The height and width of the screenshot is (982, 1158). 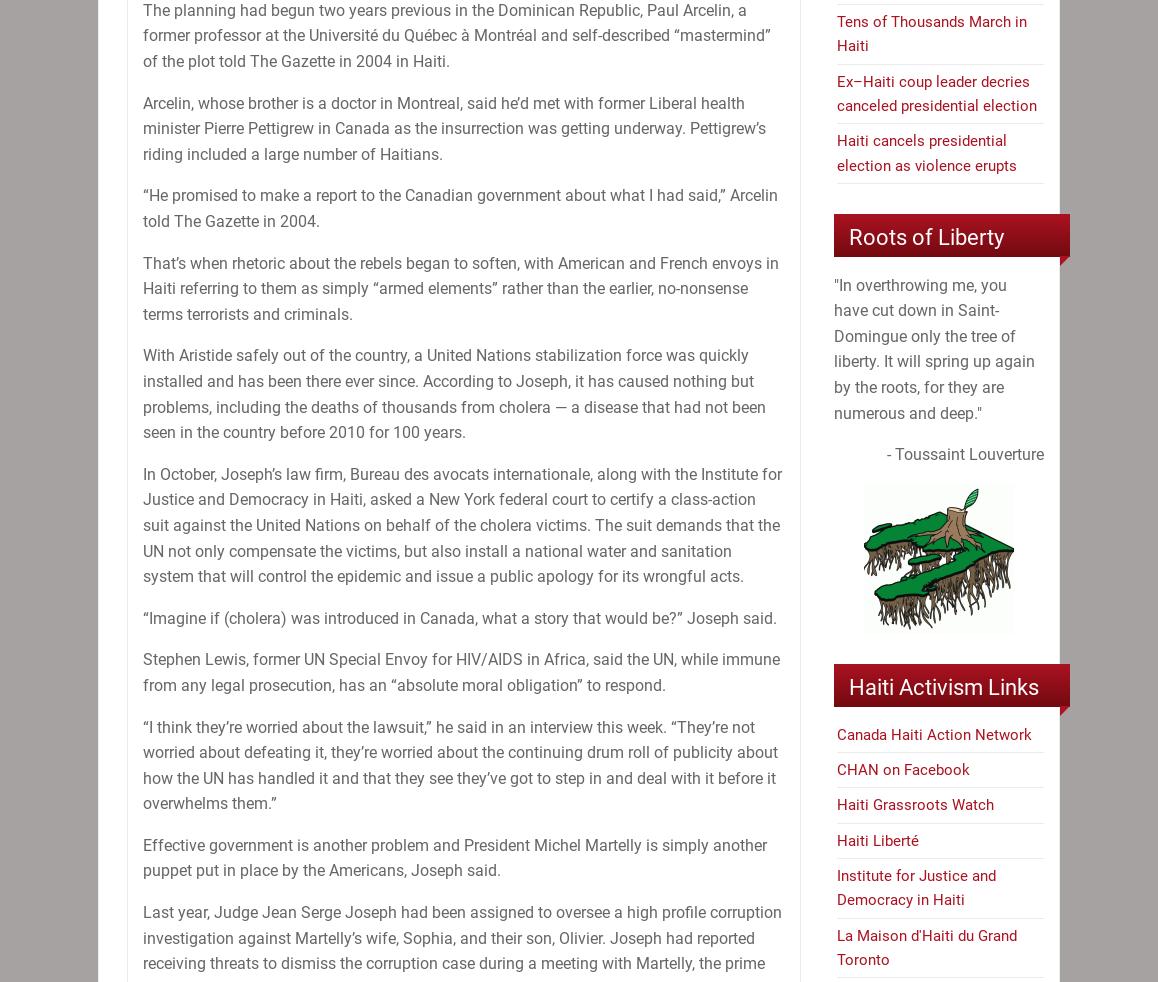 What do you see at coordinates (460, 288) in the screenshot?
I see `'That’s when rhetoric about the rebels began to soften, with American and French envoys in Haiti referring to them as simply “armed elements” rather than the earlier, no-nonsense terms terrorists and criminals.'` at bounding box center [460, 288].